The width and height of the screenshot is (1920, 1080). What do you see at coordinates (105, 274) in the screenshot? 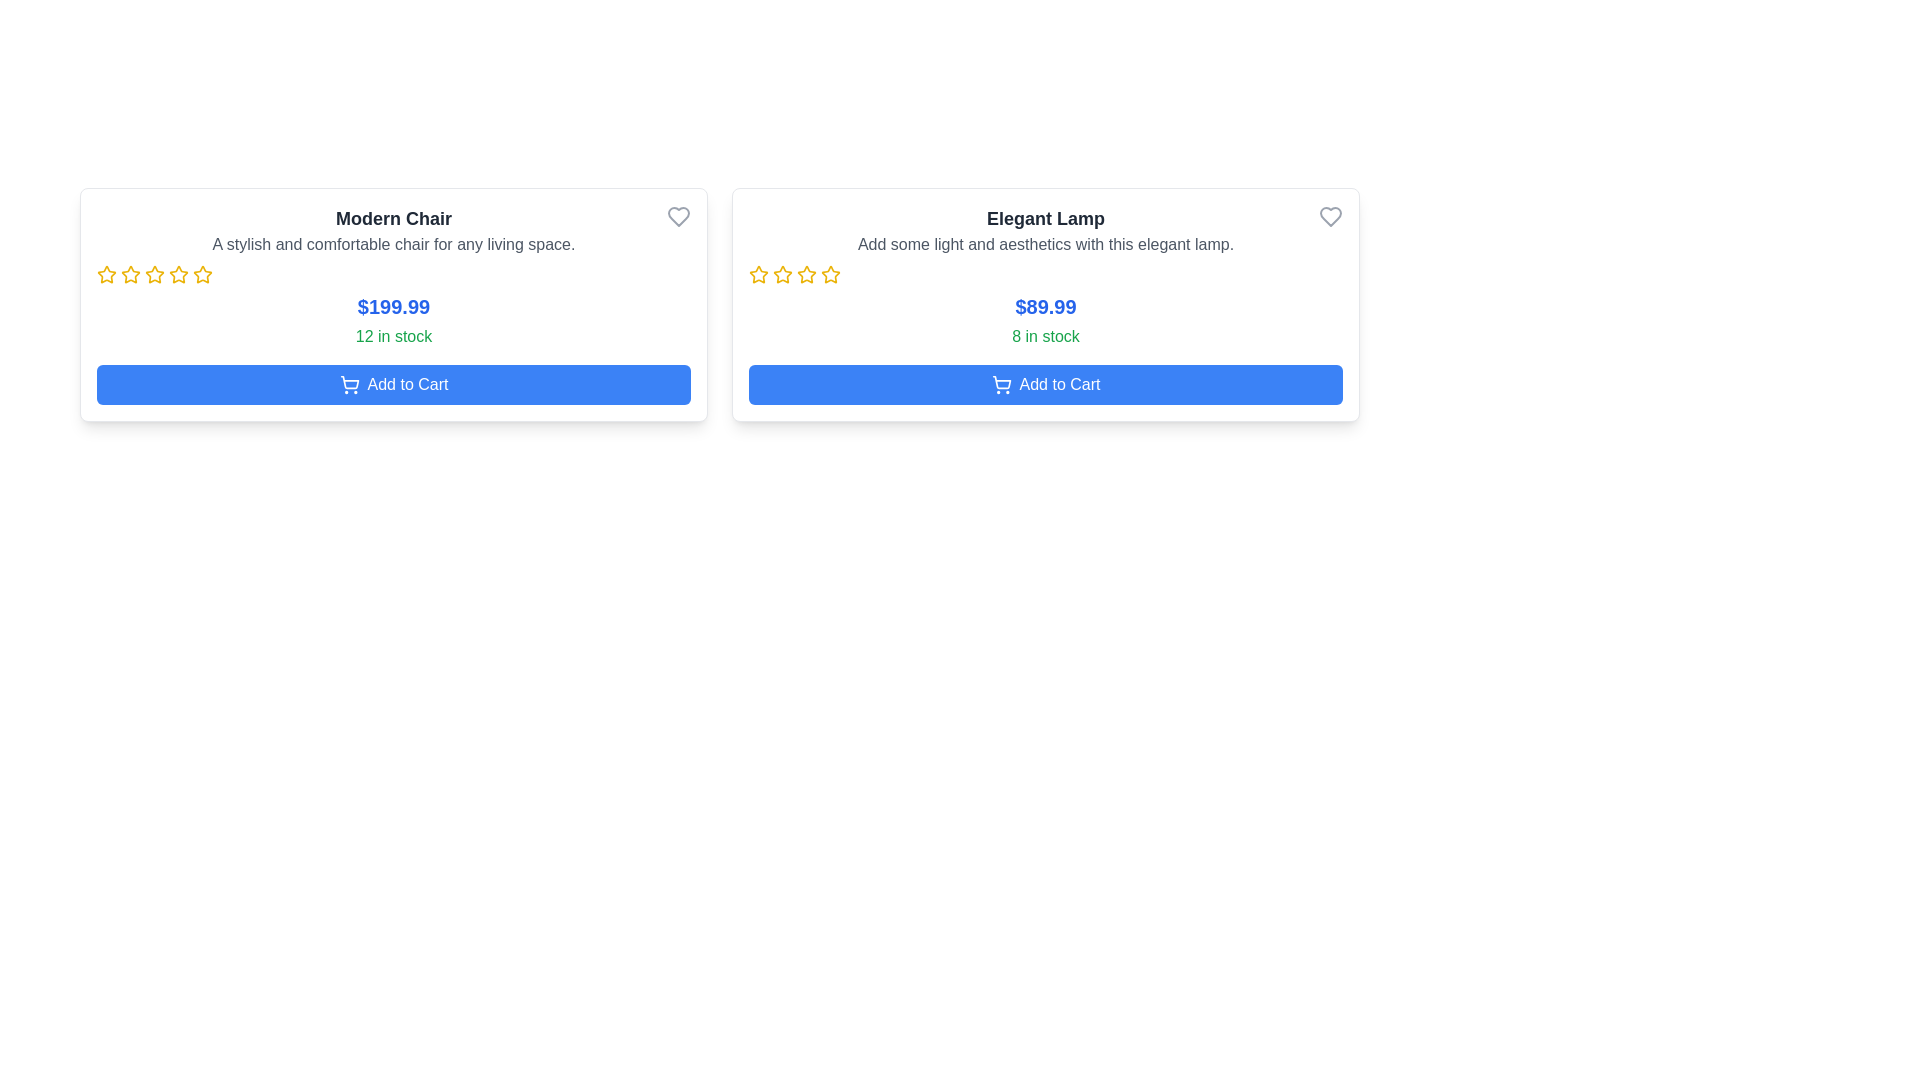
I see `the first star icon in the horizontal group of five rating indicators located beneath the product title and description in the Modern Chair product card` at bounding box center [105, 274].